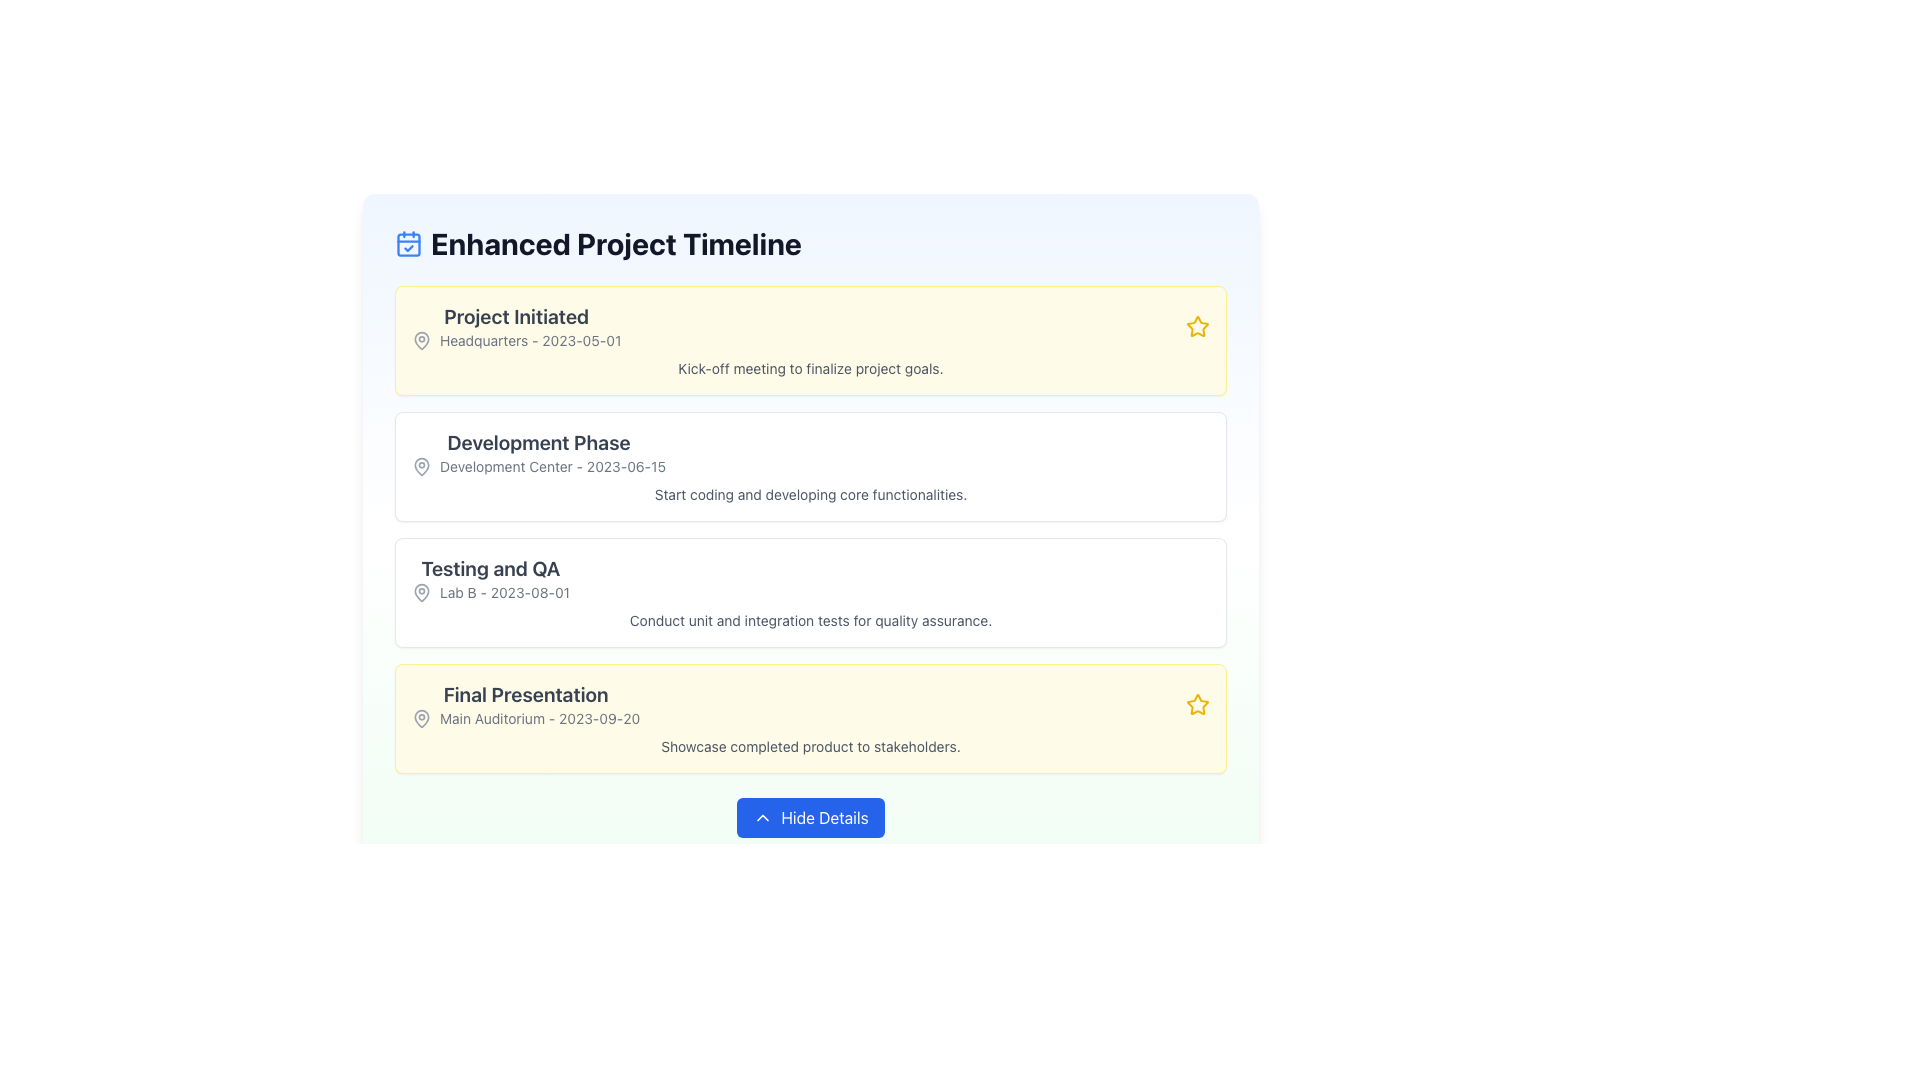 The width and height of the screenshot is (1920, 1080). I want to click on the purpose of the 'Final Presentation' event card in the project timeline, which is positioned as the last card below the 'Testing and QA' card, so click(811, 717).